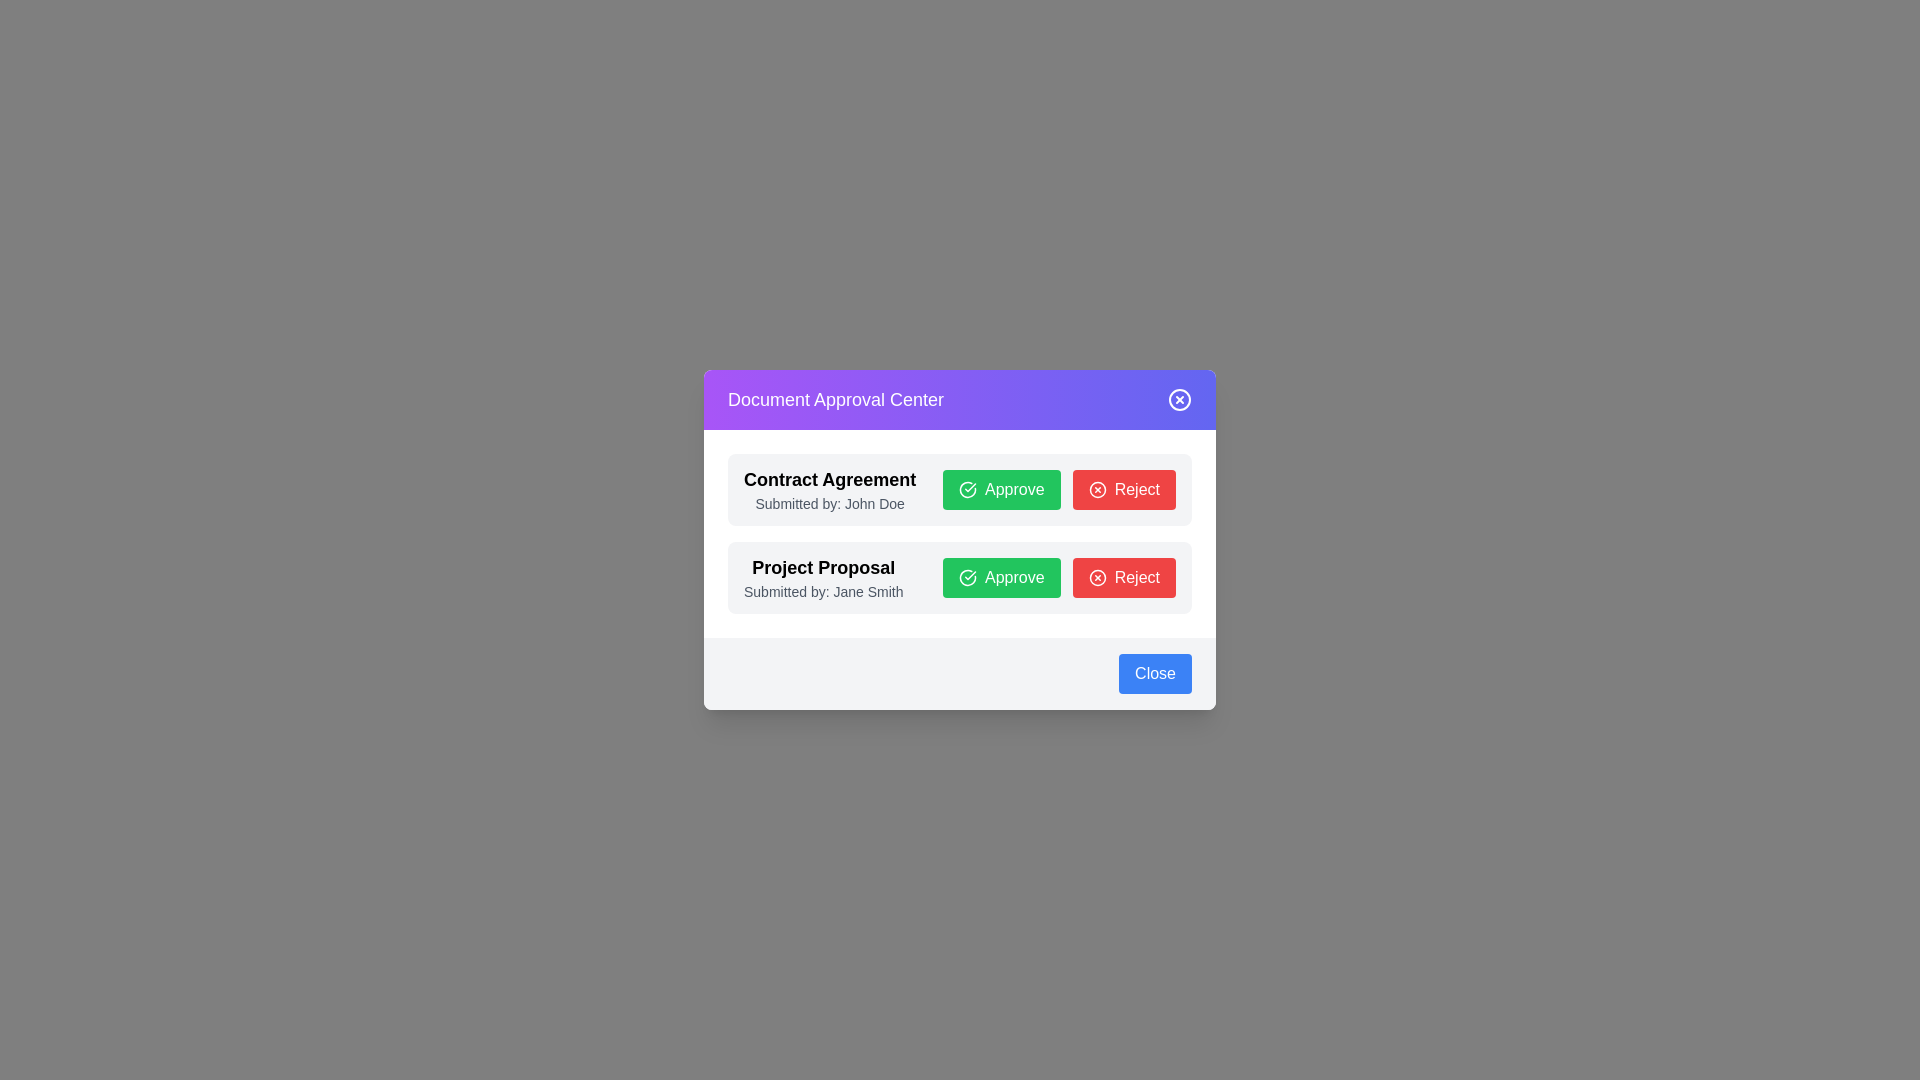 The height and width of the screenshot is (1080, 1920). Describe the element at coordinates (1096, 489) in the screenshot. I see `the SVG icon that visually indicates the reject action, which is located within the red 'Reject' button in the bottom-right section of the modal dialog` at that location.